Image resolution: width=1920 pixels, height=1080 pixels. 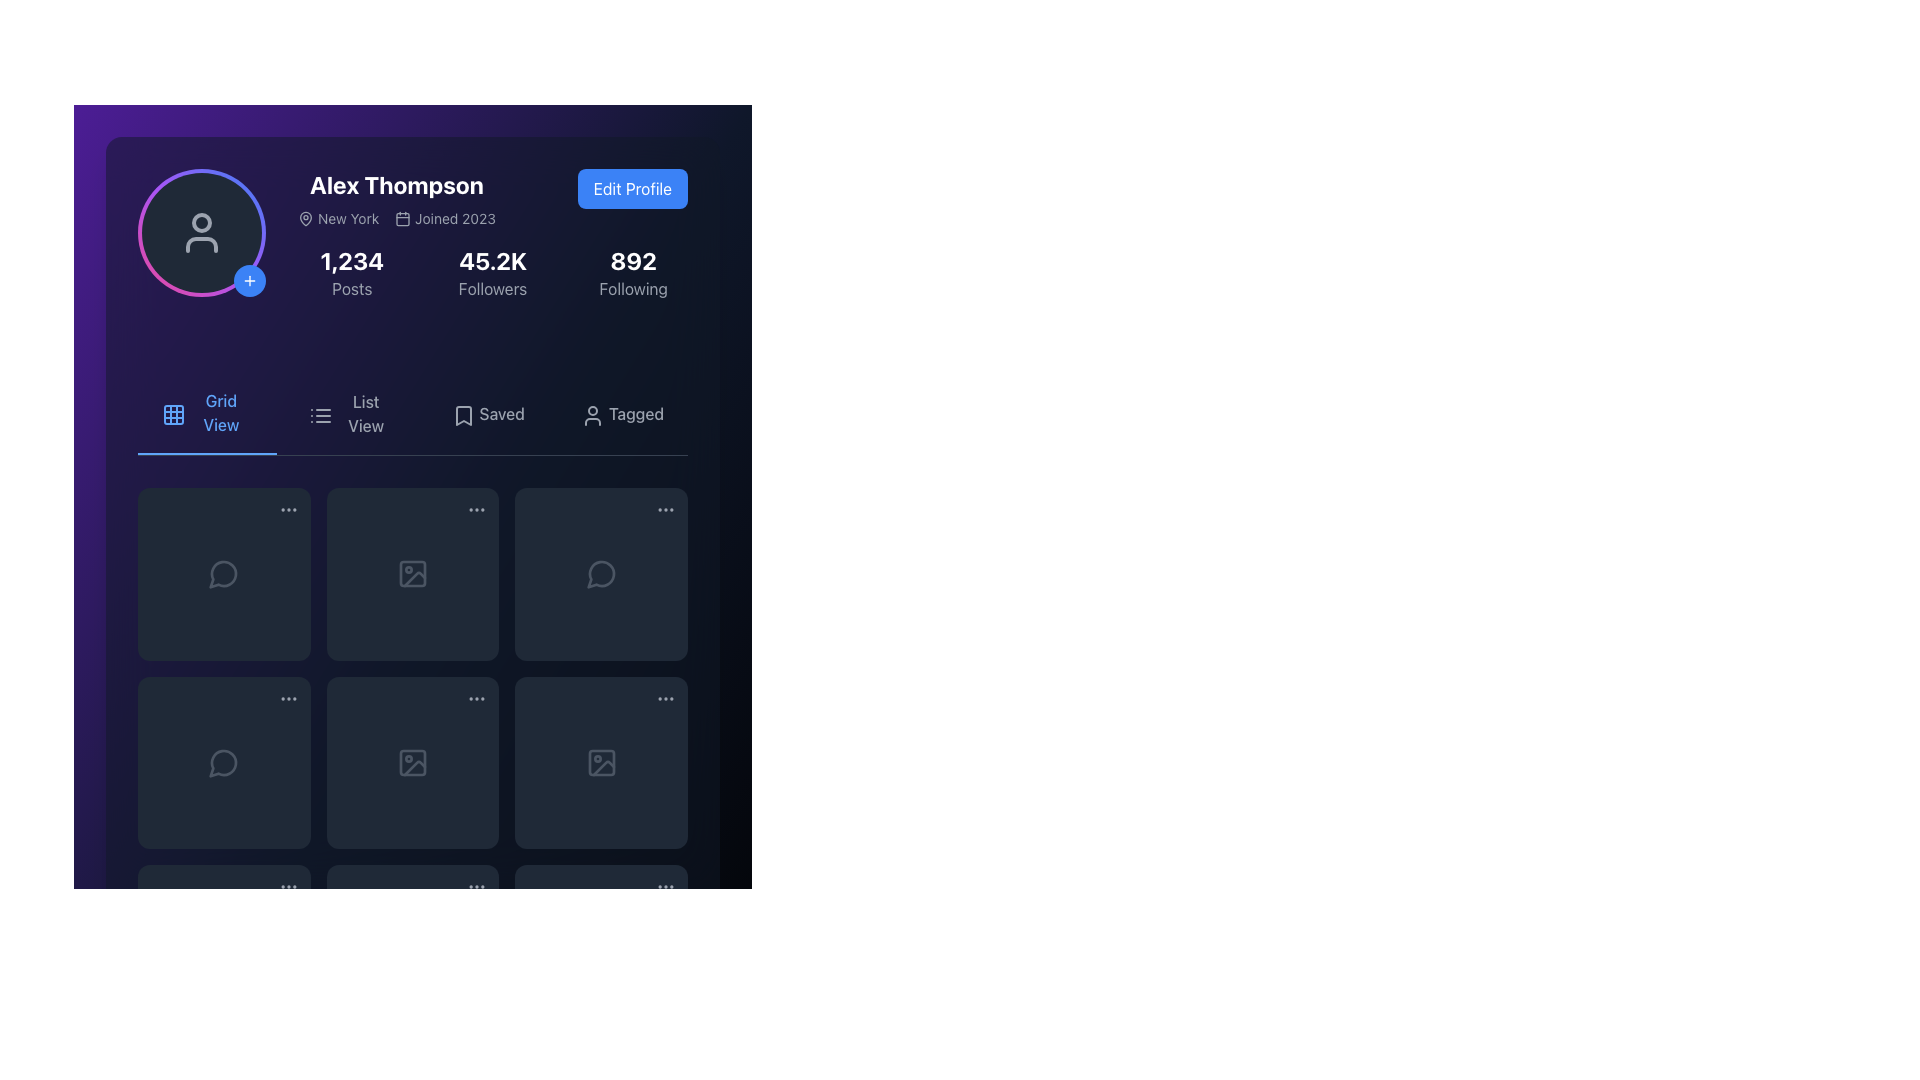 What do you see at coordinates (224, 763) in the screenshot?
I see `the circular speech bubble icon located in the second row, first column of the grid` at bounding box center [224, 763].